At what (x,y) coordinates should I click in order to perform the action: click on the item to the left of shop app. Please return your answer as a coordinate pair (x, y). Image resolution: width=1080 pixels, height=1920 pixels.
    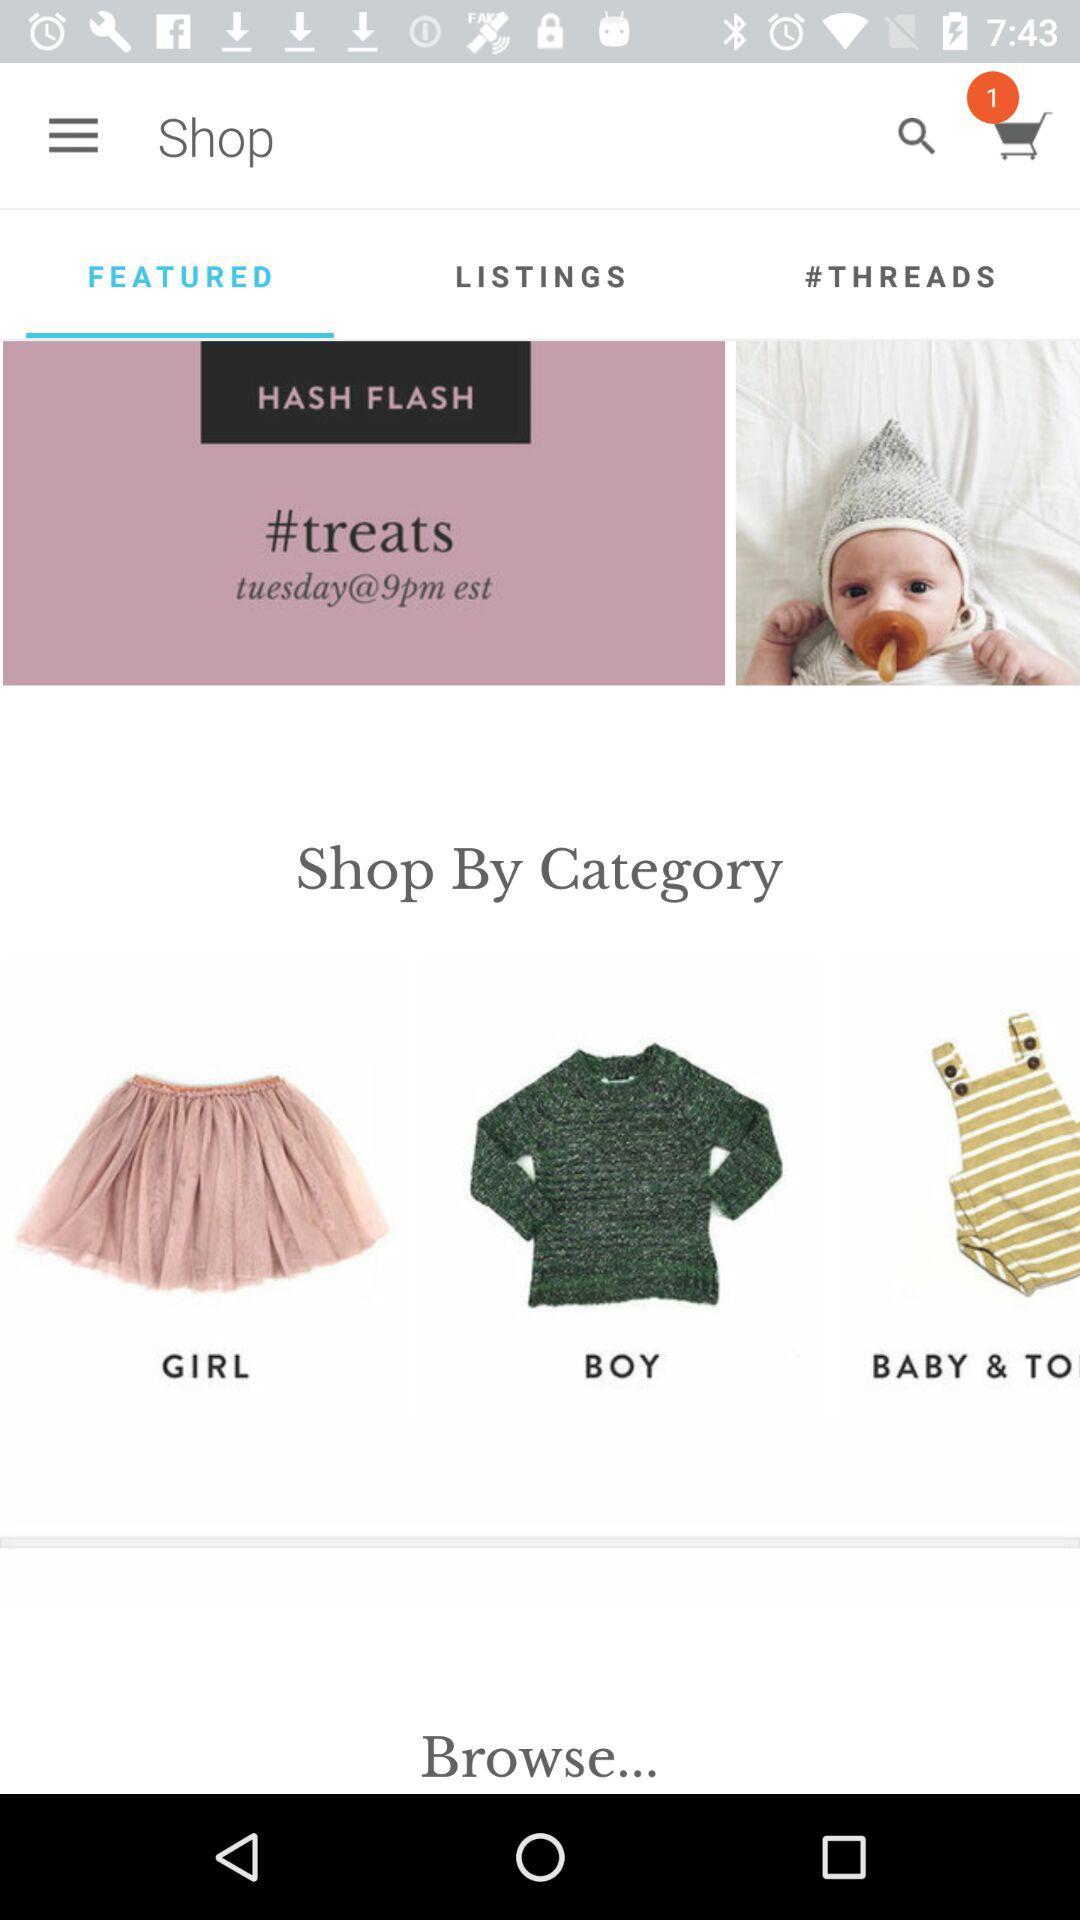
    Looking at the image, I should click on (72, 135).